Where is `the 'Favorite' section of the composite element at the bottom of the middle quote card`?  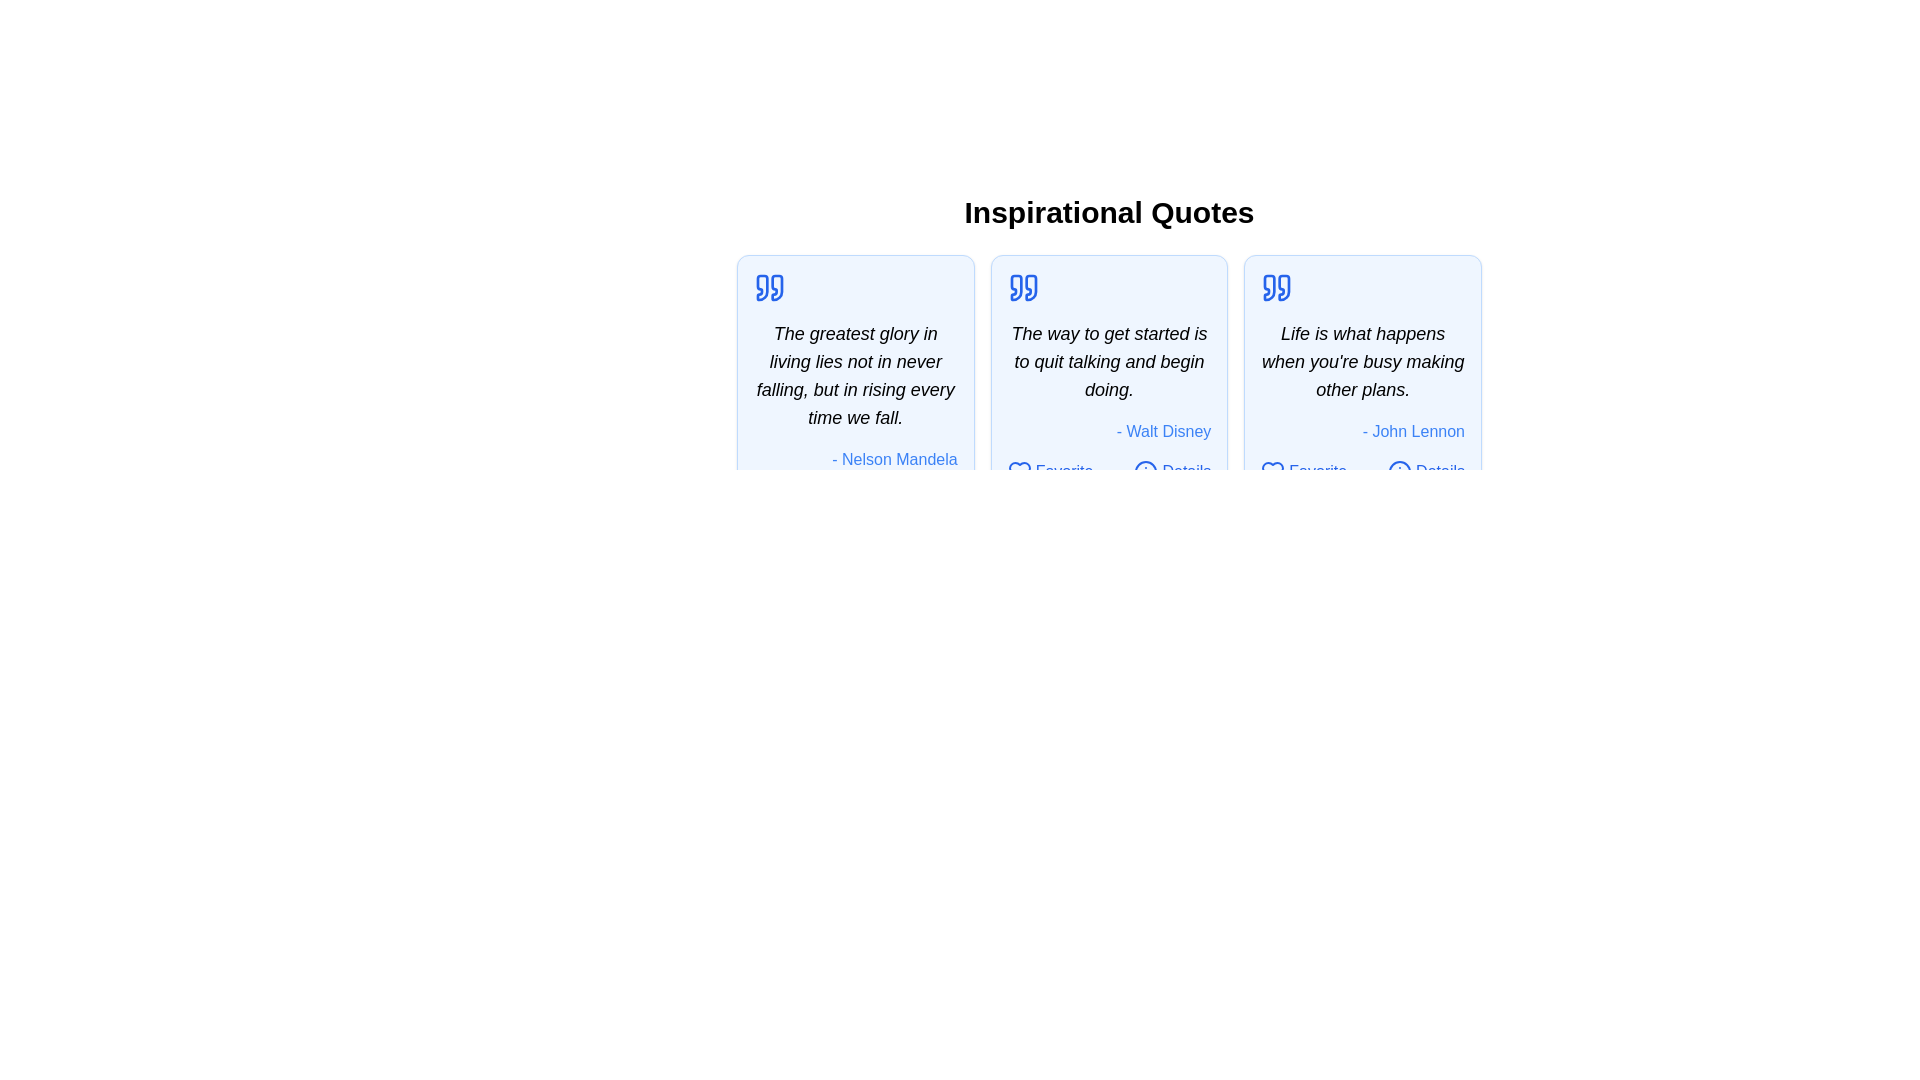
the 'Favorite' section of the composite element at the bottom of the middle quote card is located at coordinates (1108, 471).